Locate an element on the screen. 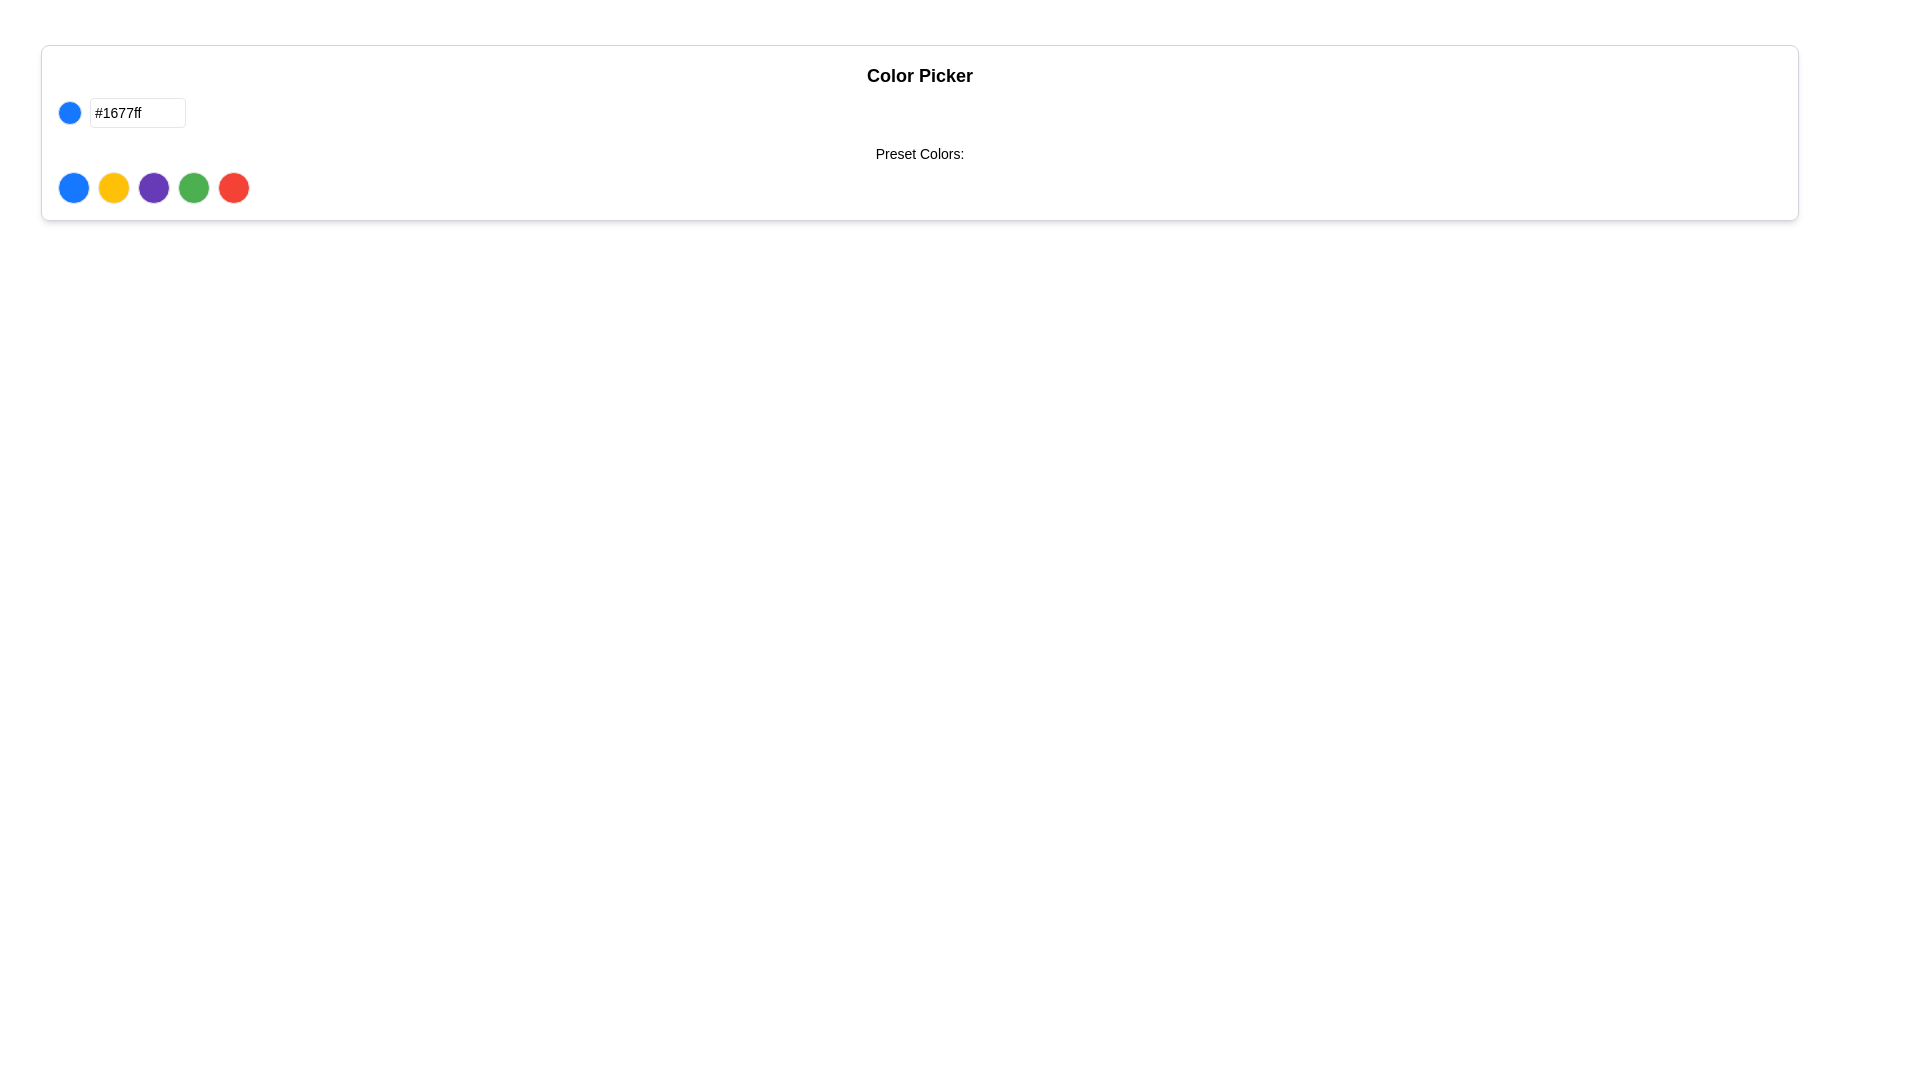  the color indicator circle in the Color Picker component is located at coordinates (919, 112).